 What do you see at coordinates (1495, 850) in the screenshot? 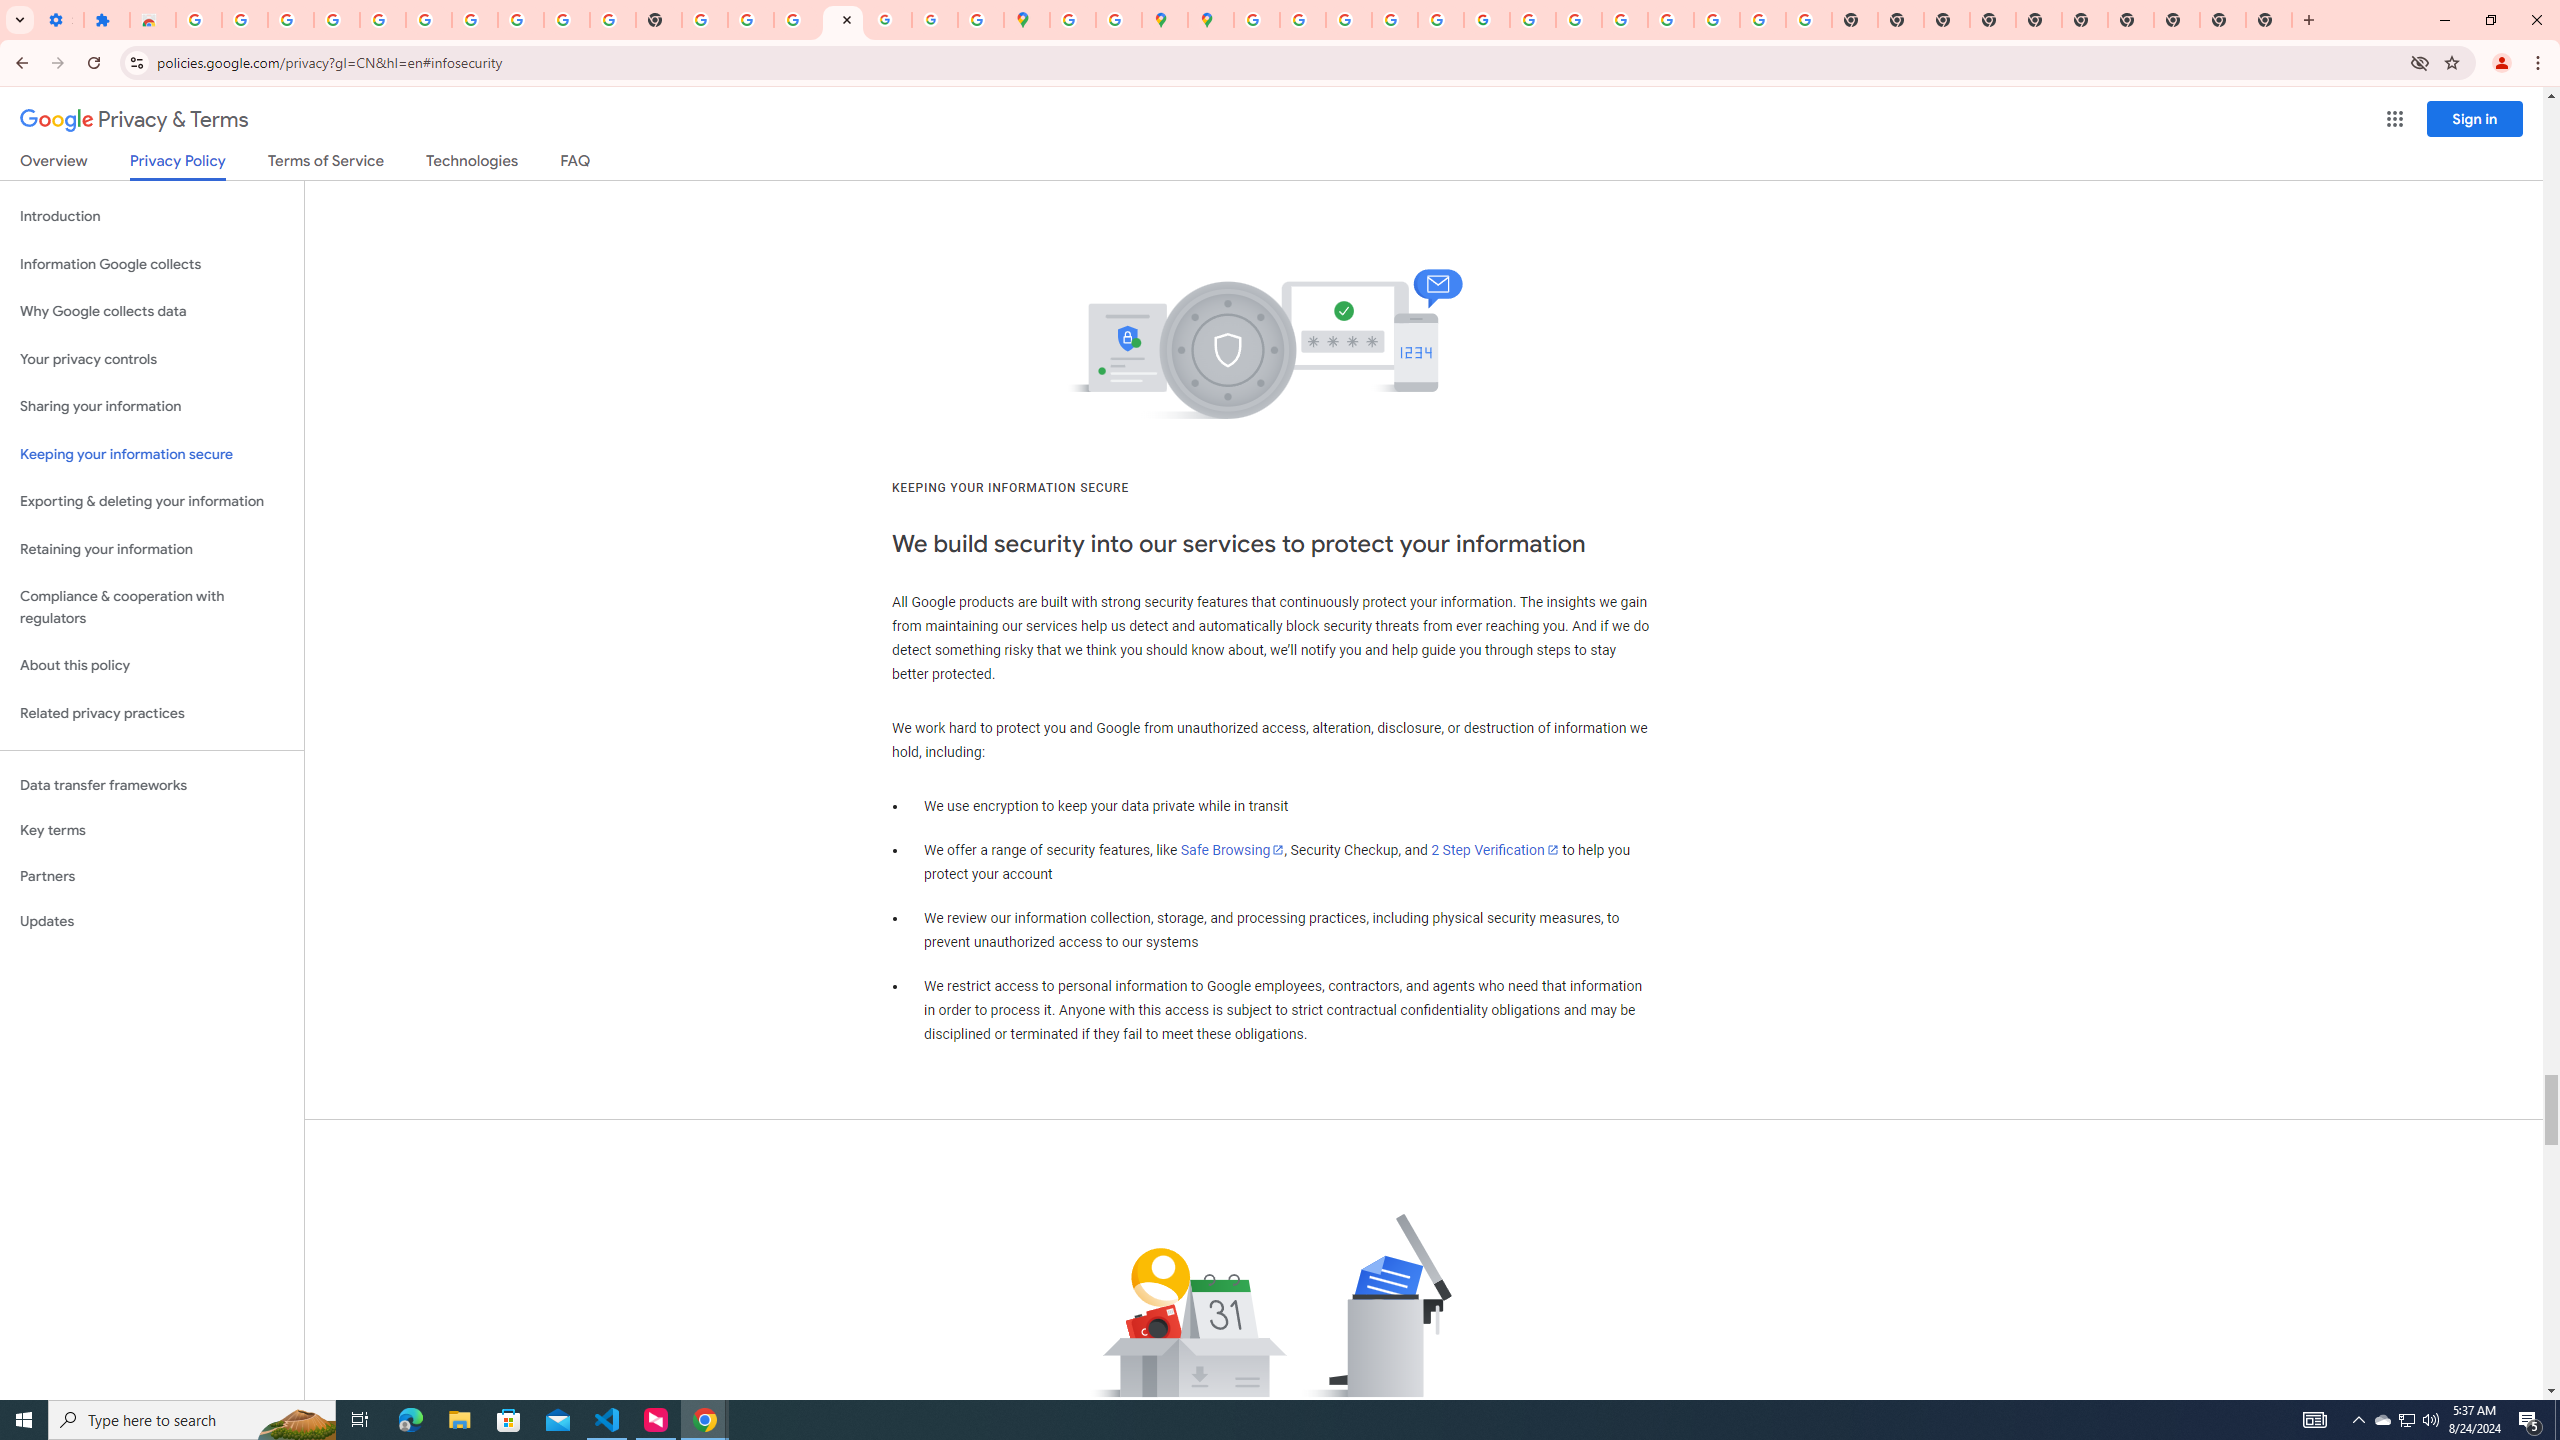
I see `'2 Step Verification'` at bounding box center [1495, 850].